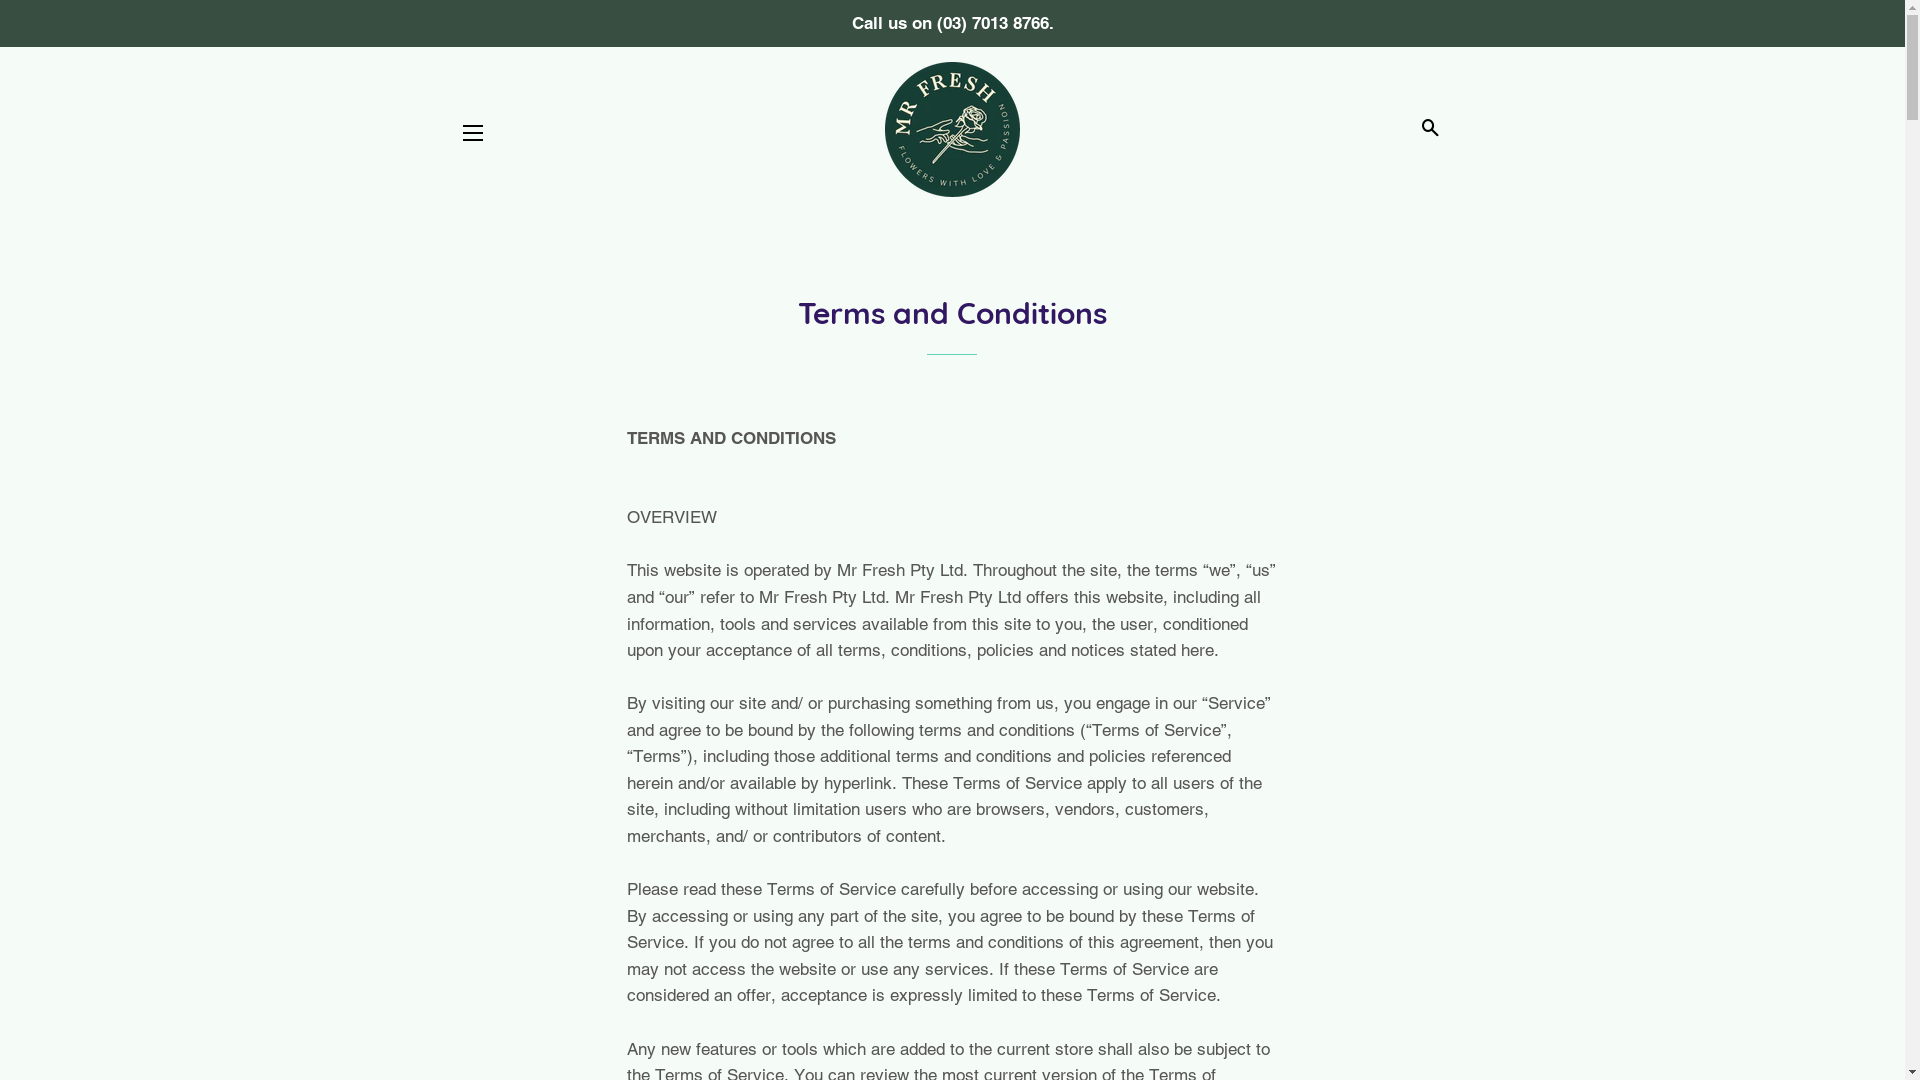 This screenshot has width=1920, height=1080. Describe the element at coordinates (1429, 128) in the screenshot. I see `'SEARCH'` at that location.